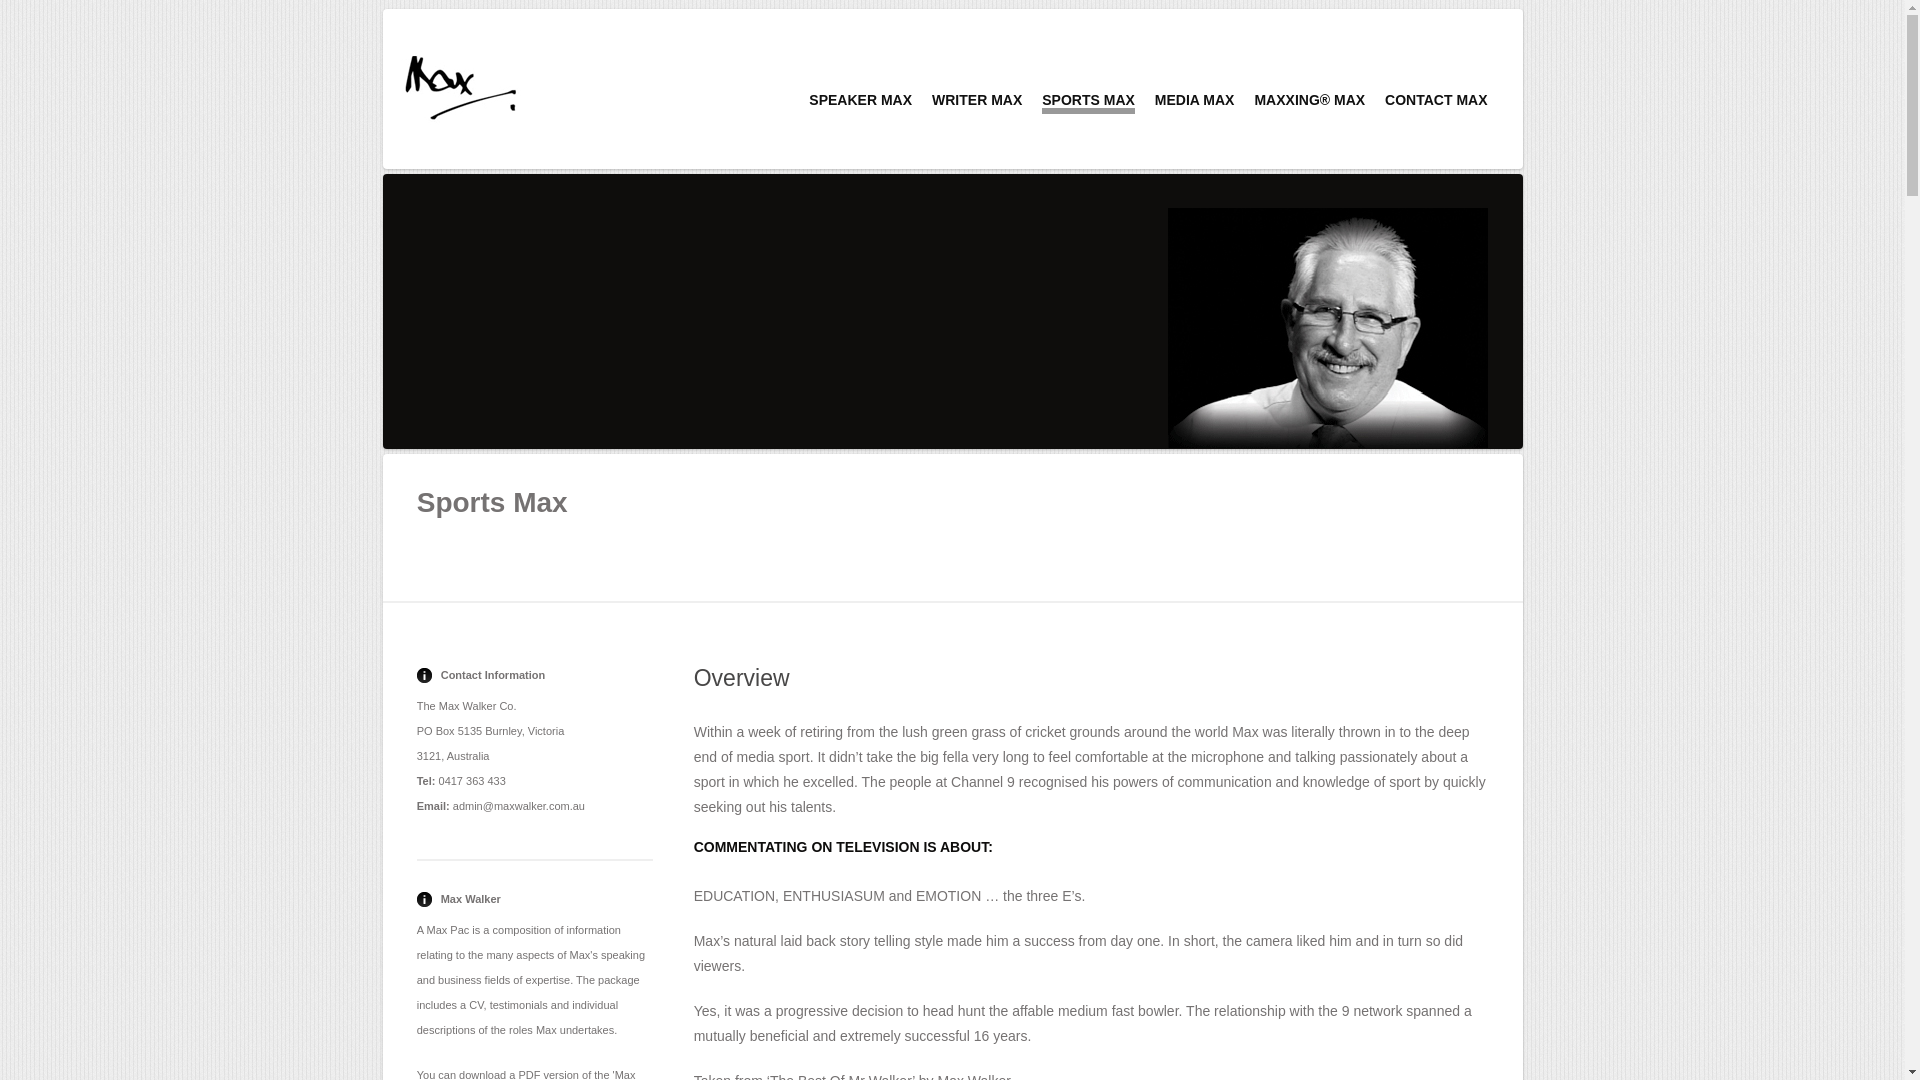  What do you see at coordinates (977, 100) in the screenshot?
I see `'WRITER MAX'` at bounding box center [977, 100].